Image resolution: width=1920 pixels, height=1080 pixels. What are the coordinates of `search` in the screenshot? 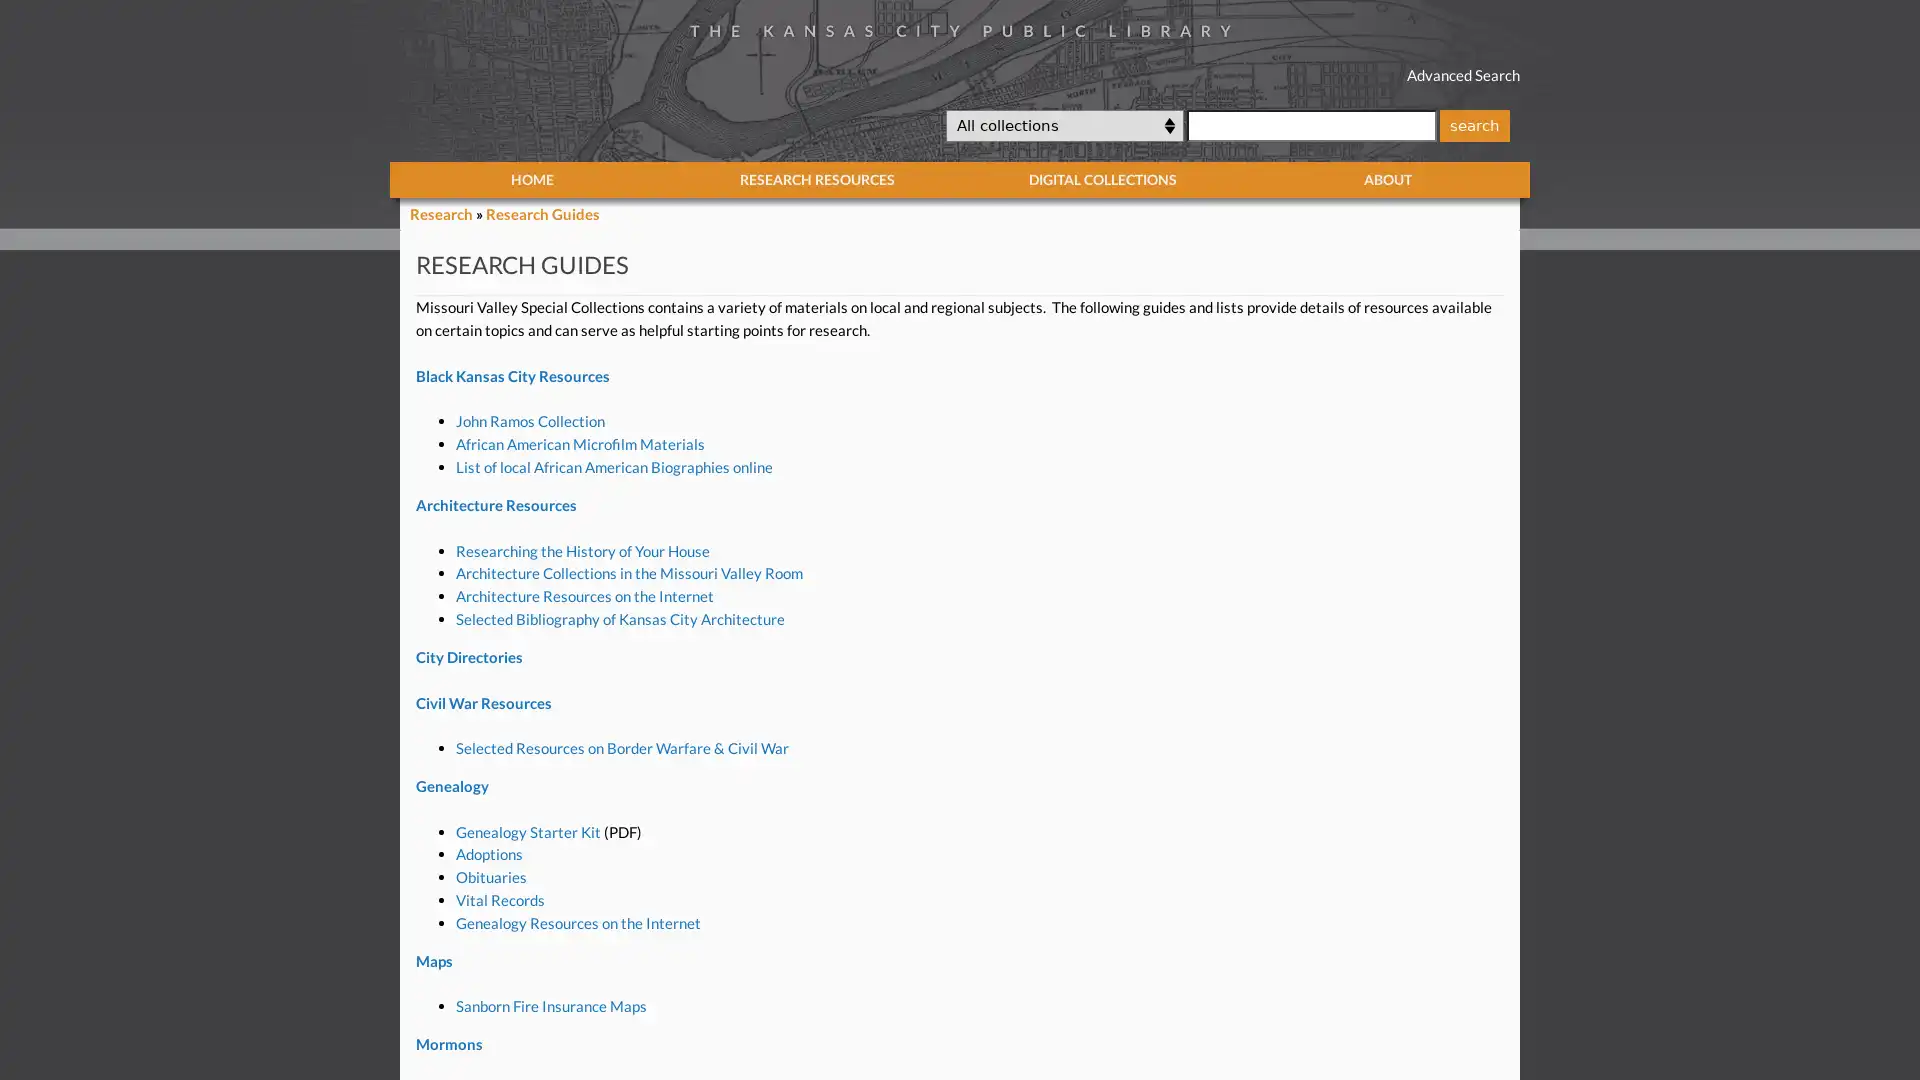 It's located at (1473, 124).